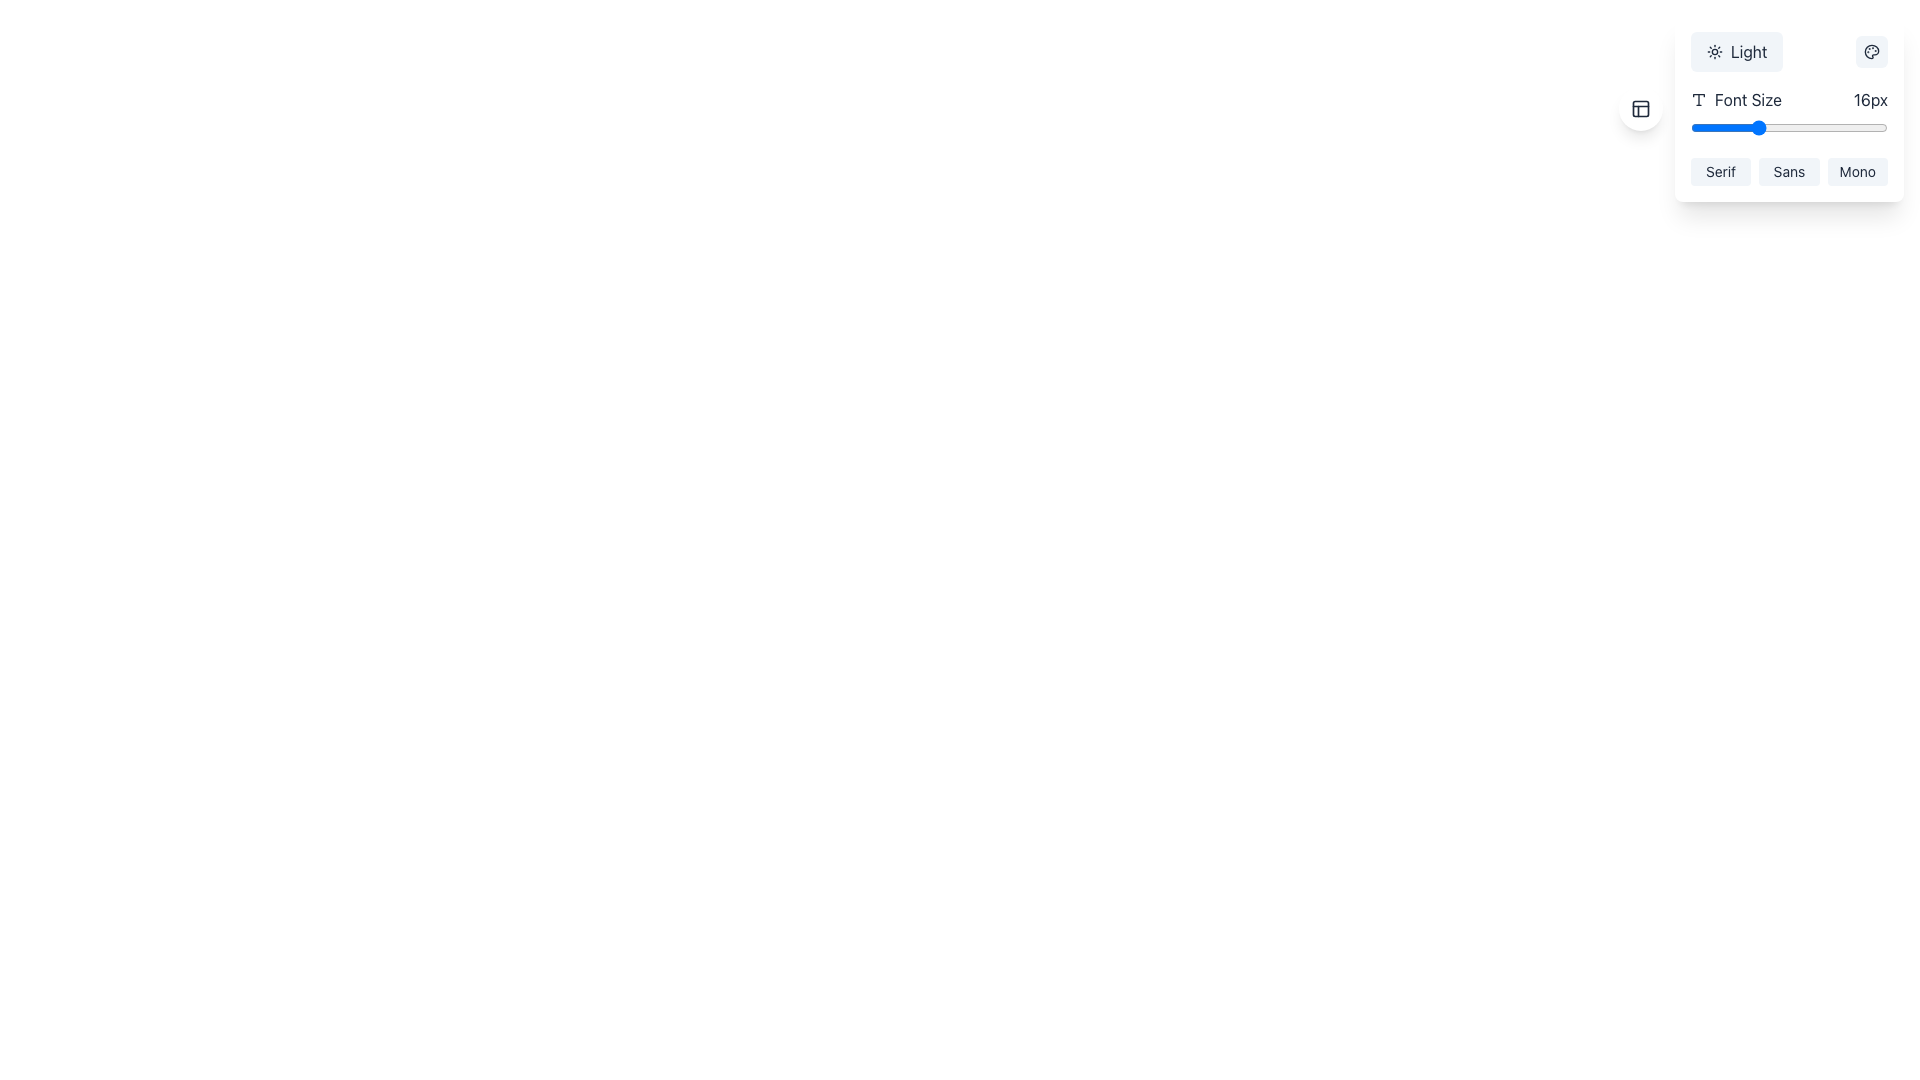 This screenshot has width=1920, height=1080. Describe the element at coordinates (1689, 127) in the screenshot. I see `font size` at that location.